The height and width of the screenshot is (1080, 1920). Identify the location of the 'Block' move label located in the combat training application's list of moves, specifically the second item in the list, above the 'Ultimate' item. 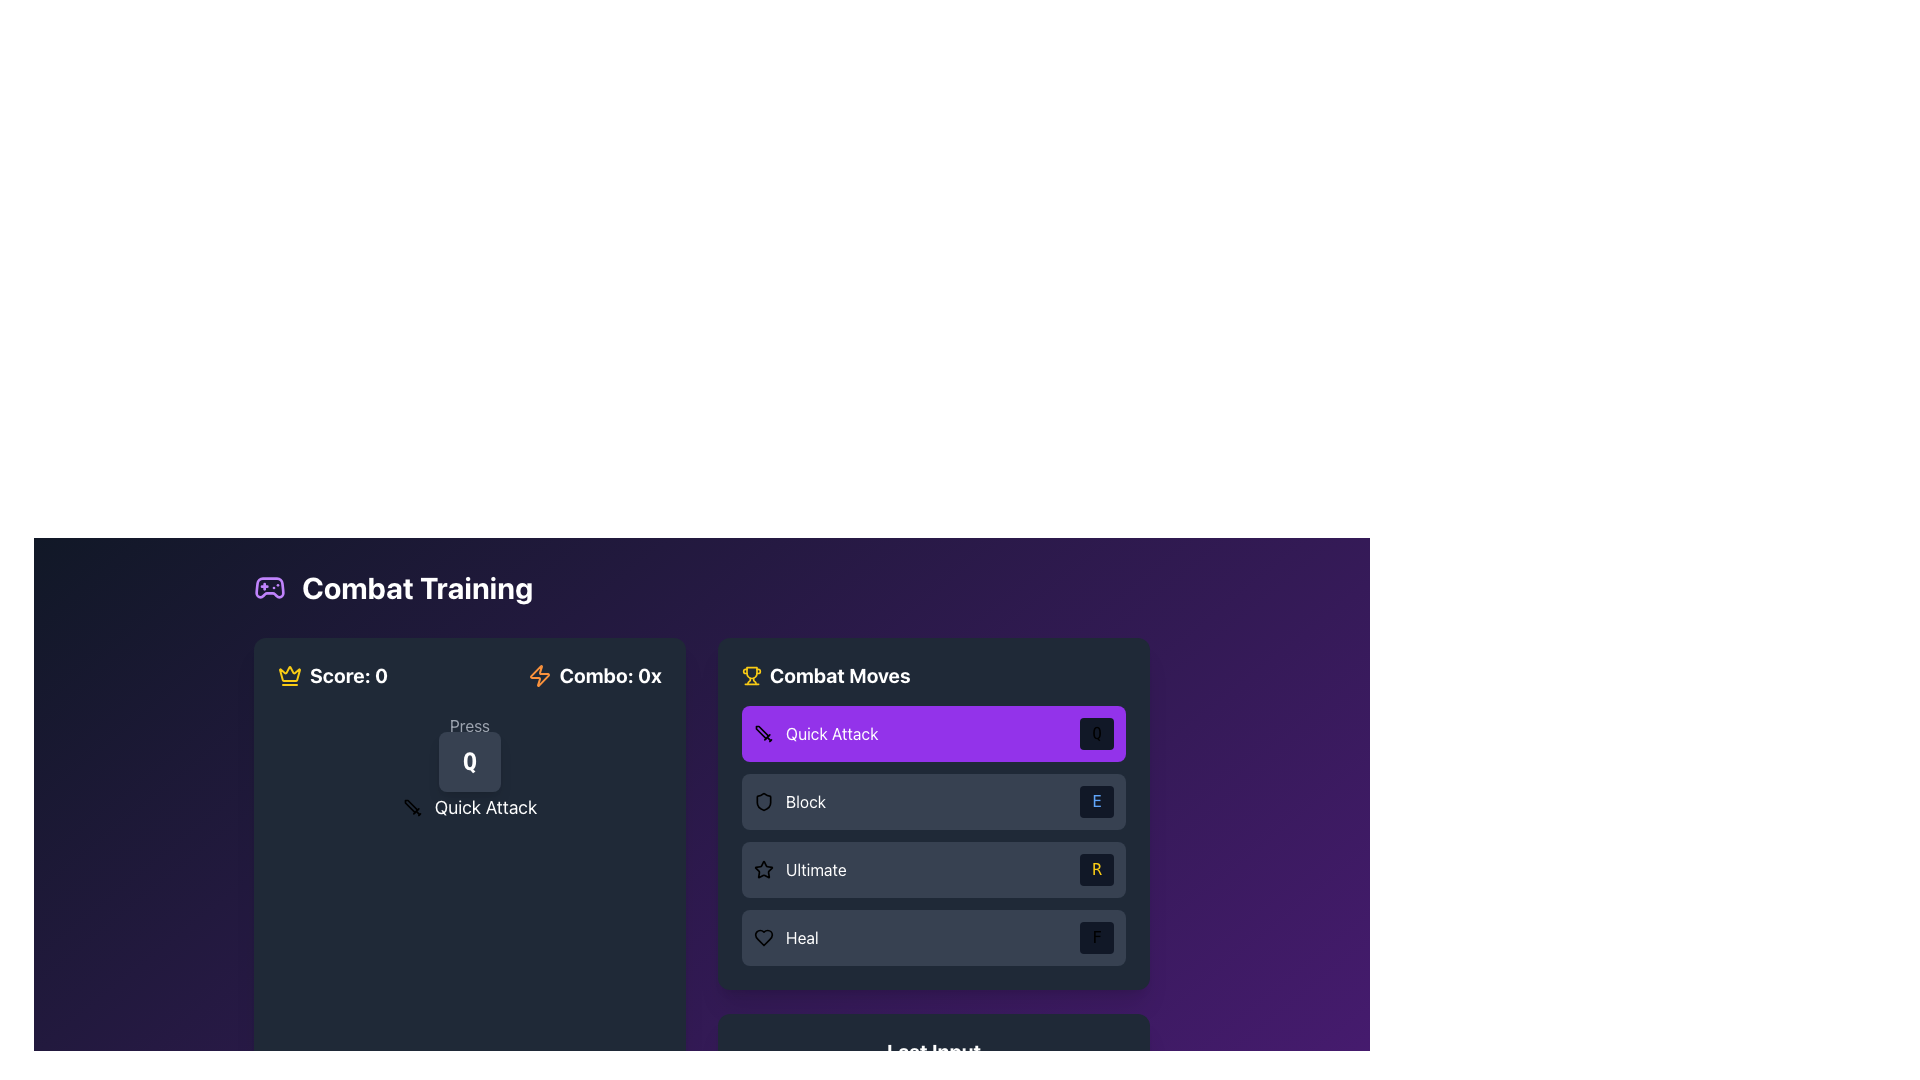
(789, 801).